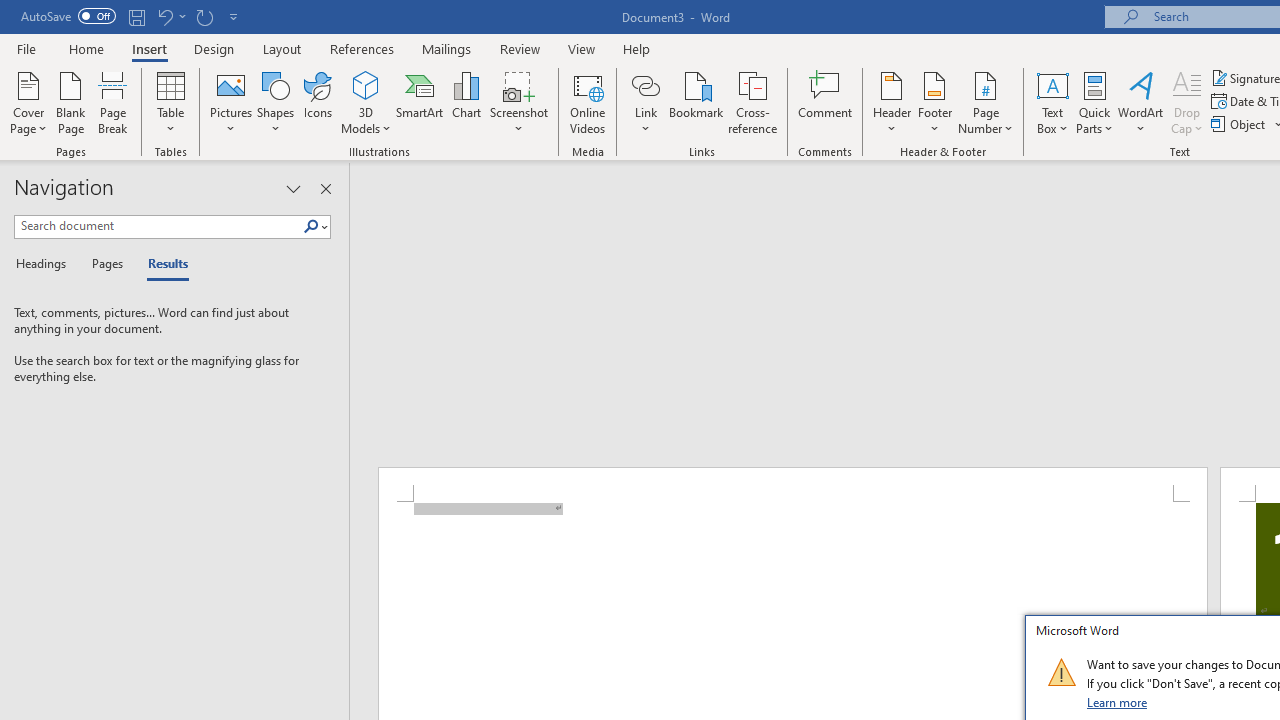  What do you see at coordinates (1141, 103) in the screenshot?
I see `'WordArt'` at bounding box center [1141, 103].